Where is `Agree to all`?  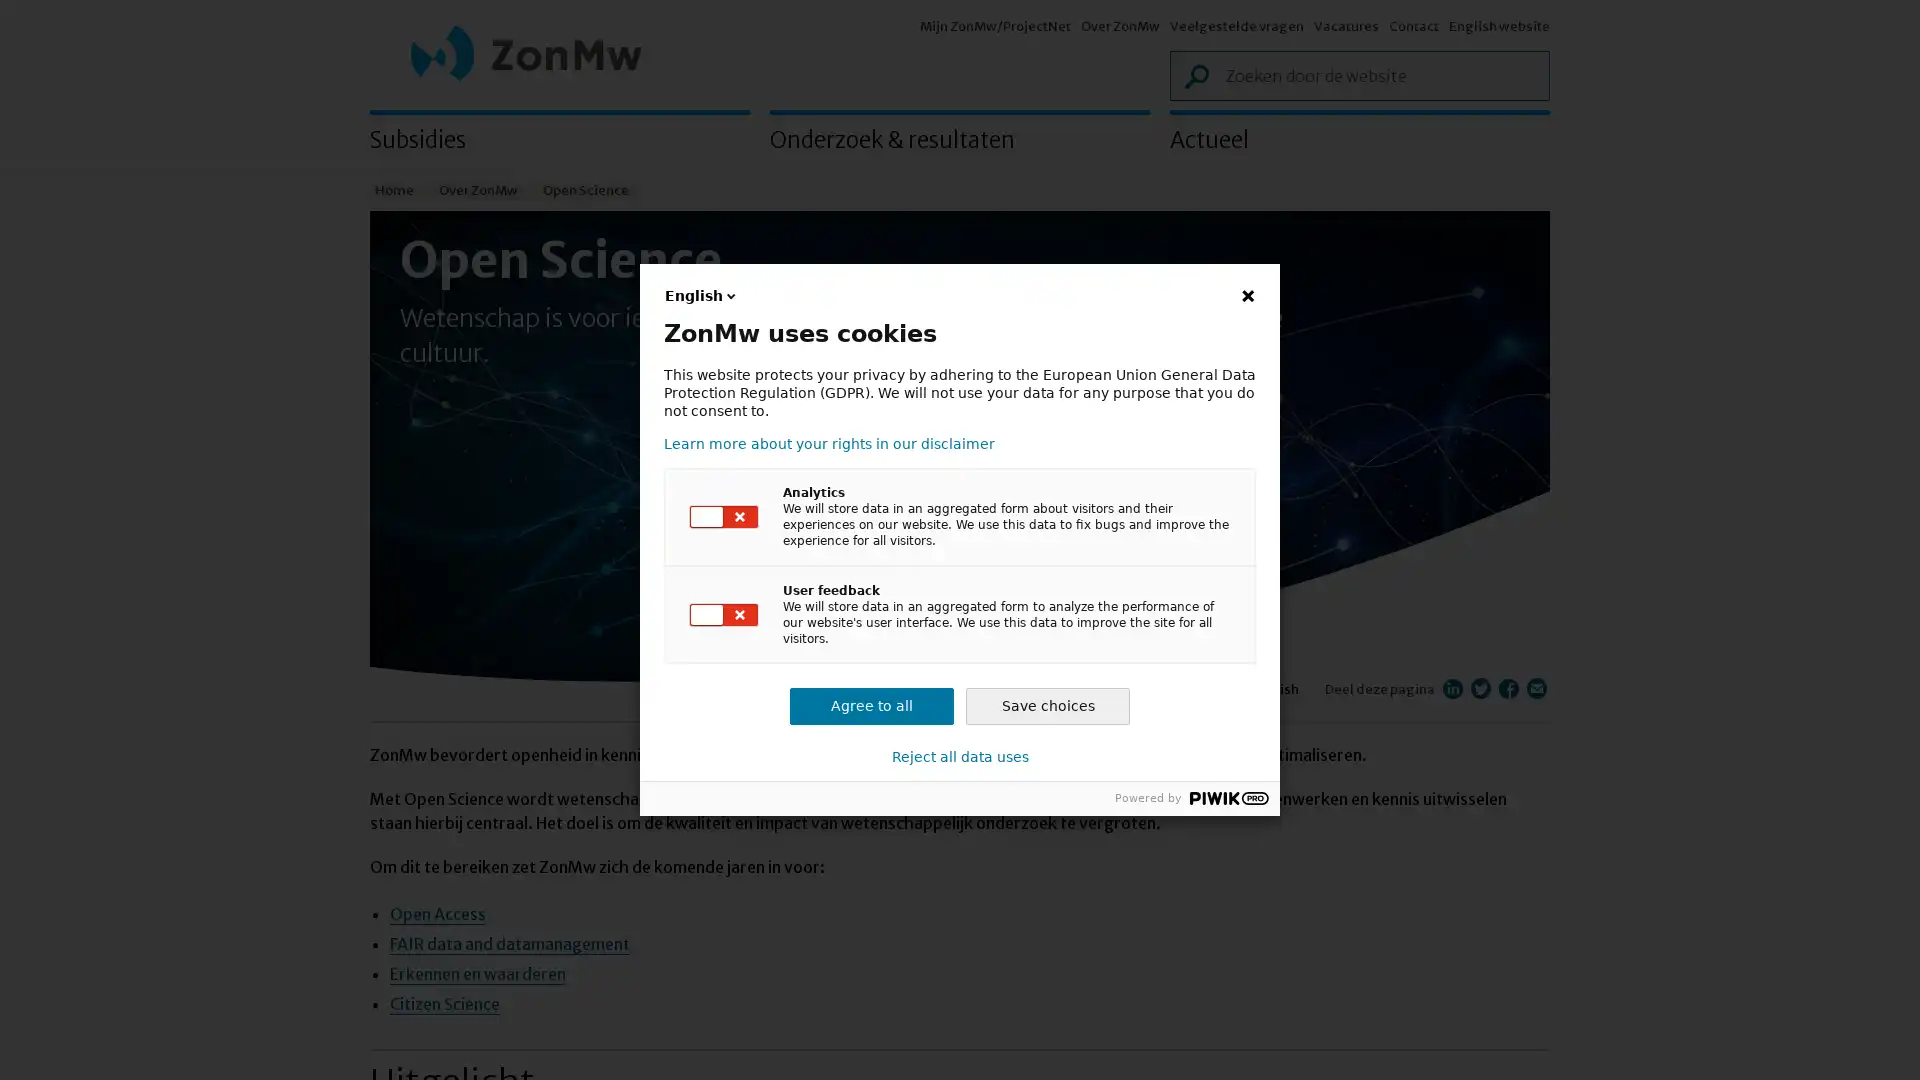
Agree to all is located at coordinates (872, 705).